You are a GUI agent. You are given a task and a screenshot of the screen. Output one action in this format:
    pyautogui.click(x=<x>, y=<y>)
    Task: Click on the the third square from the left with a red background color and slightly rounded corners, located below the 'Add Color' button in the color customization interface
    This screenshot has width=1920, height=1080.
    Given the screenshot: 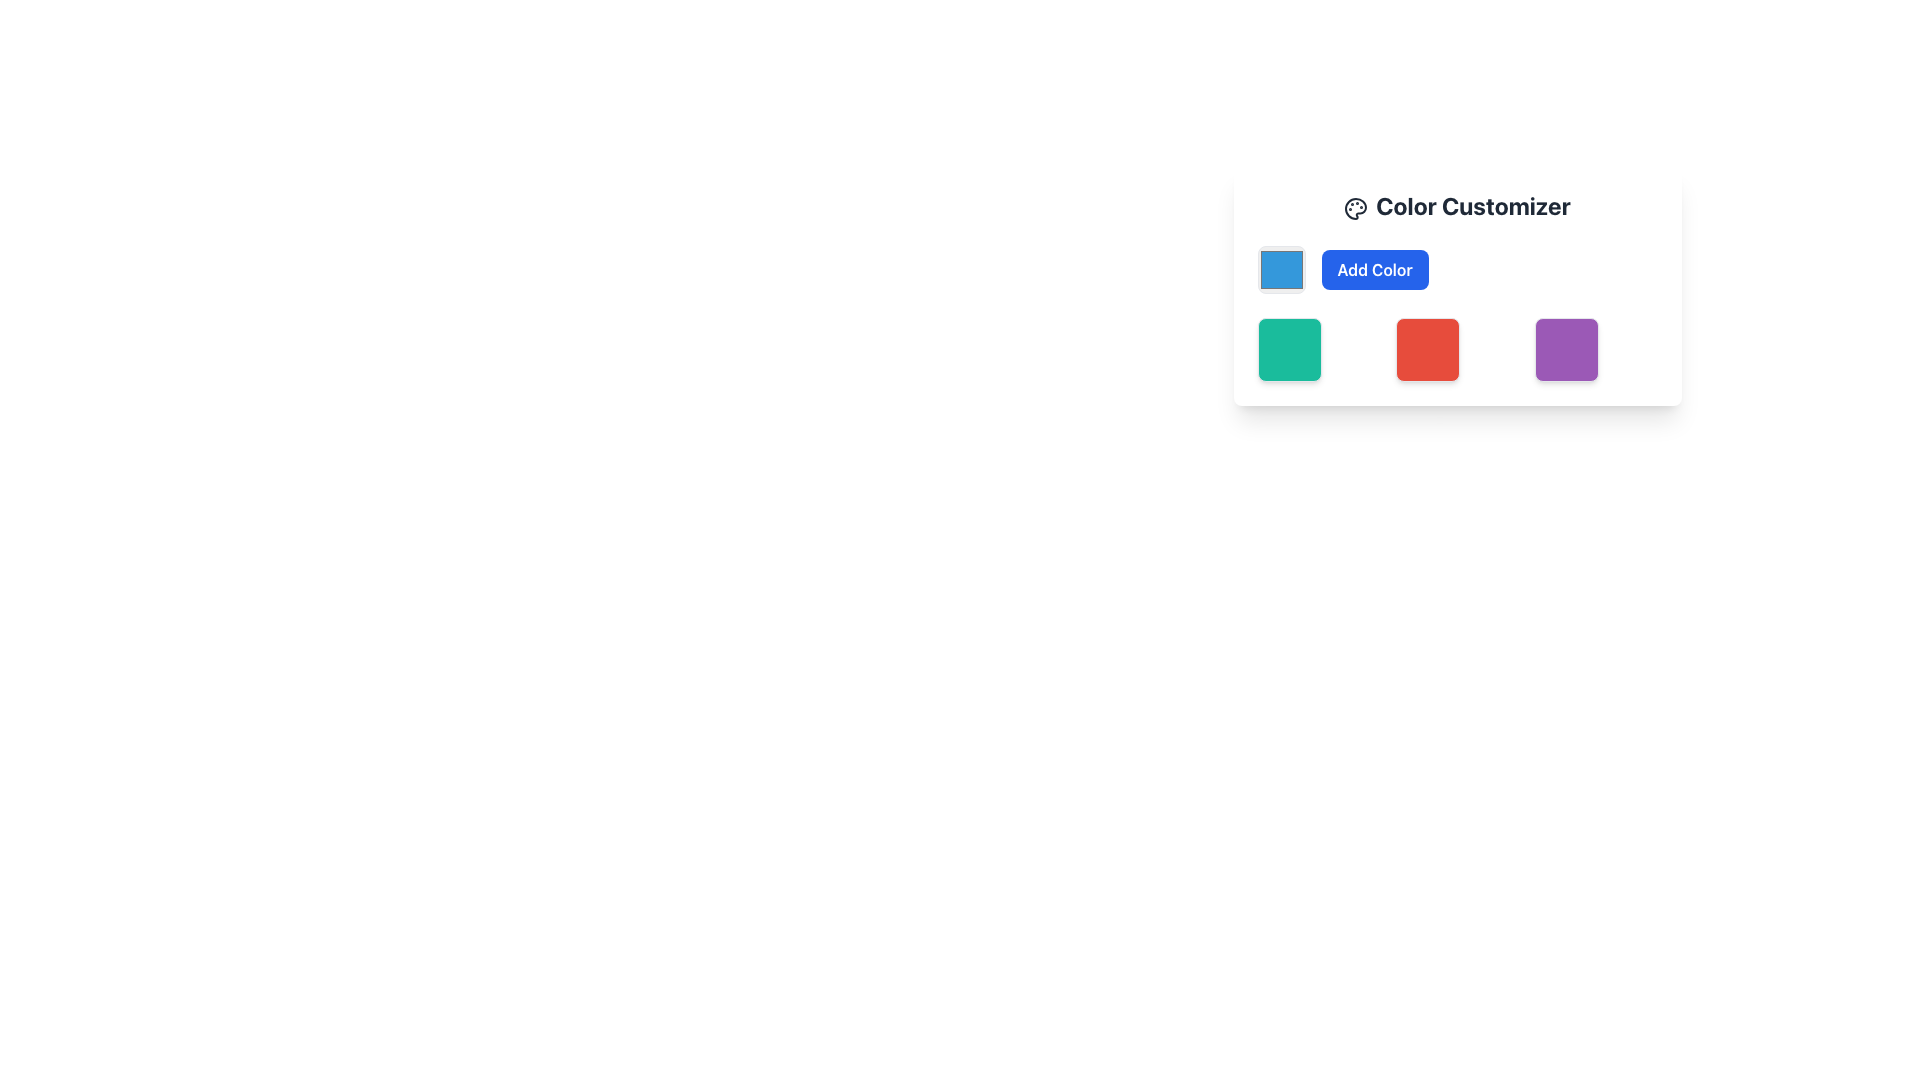 What is the action you would take?
    pyautogui.click(x=1427, y=349)
    